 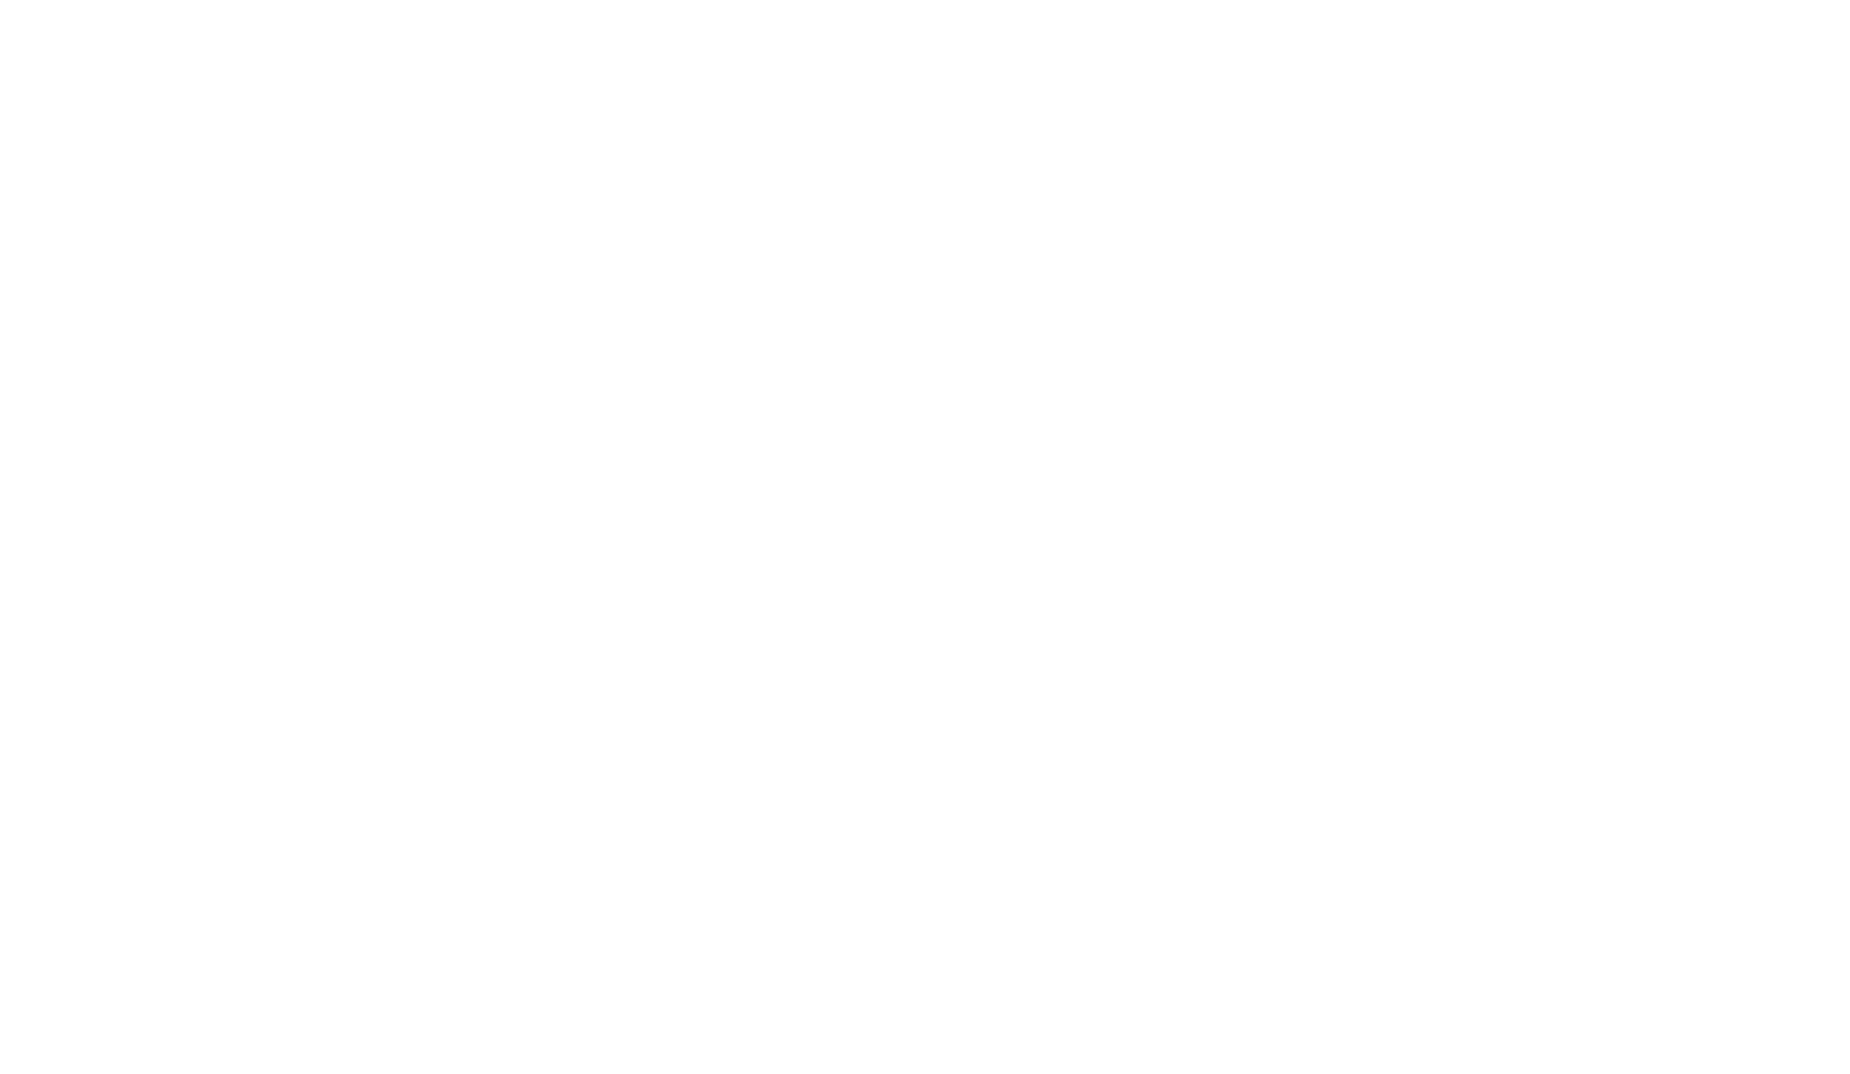 What do you see at coordinates (1403, 626) in the screenshot?
I see `'Spotted par FAPhoto'` at bounding box center [1403, 626].